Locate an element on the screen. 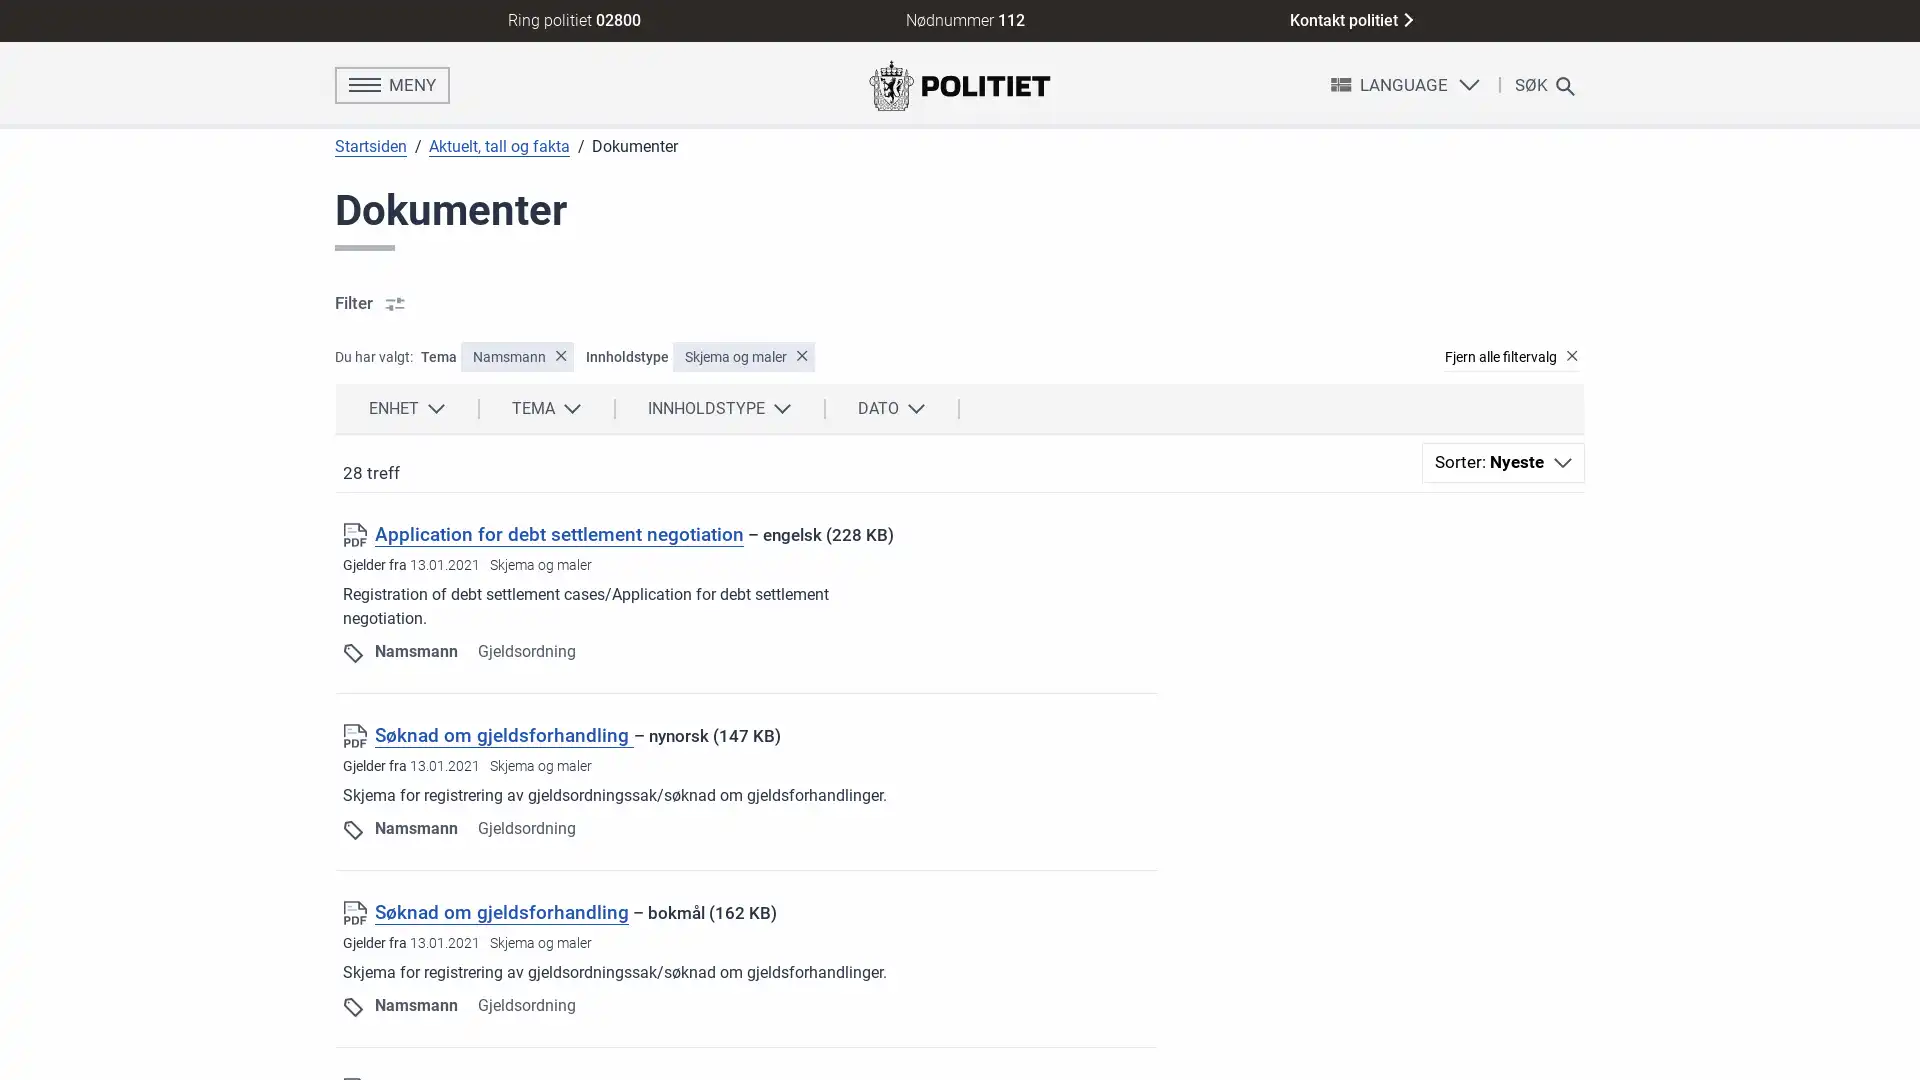 Image resolution: width=1920 pixels, height=1080 pixels. MENY is located at coordinates (392, 83).